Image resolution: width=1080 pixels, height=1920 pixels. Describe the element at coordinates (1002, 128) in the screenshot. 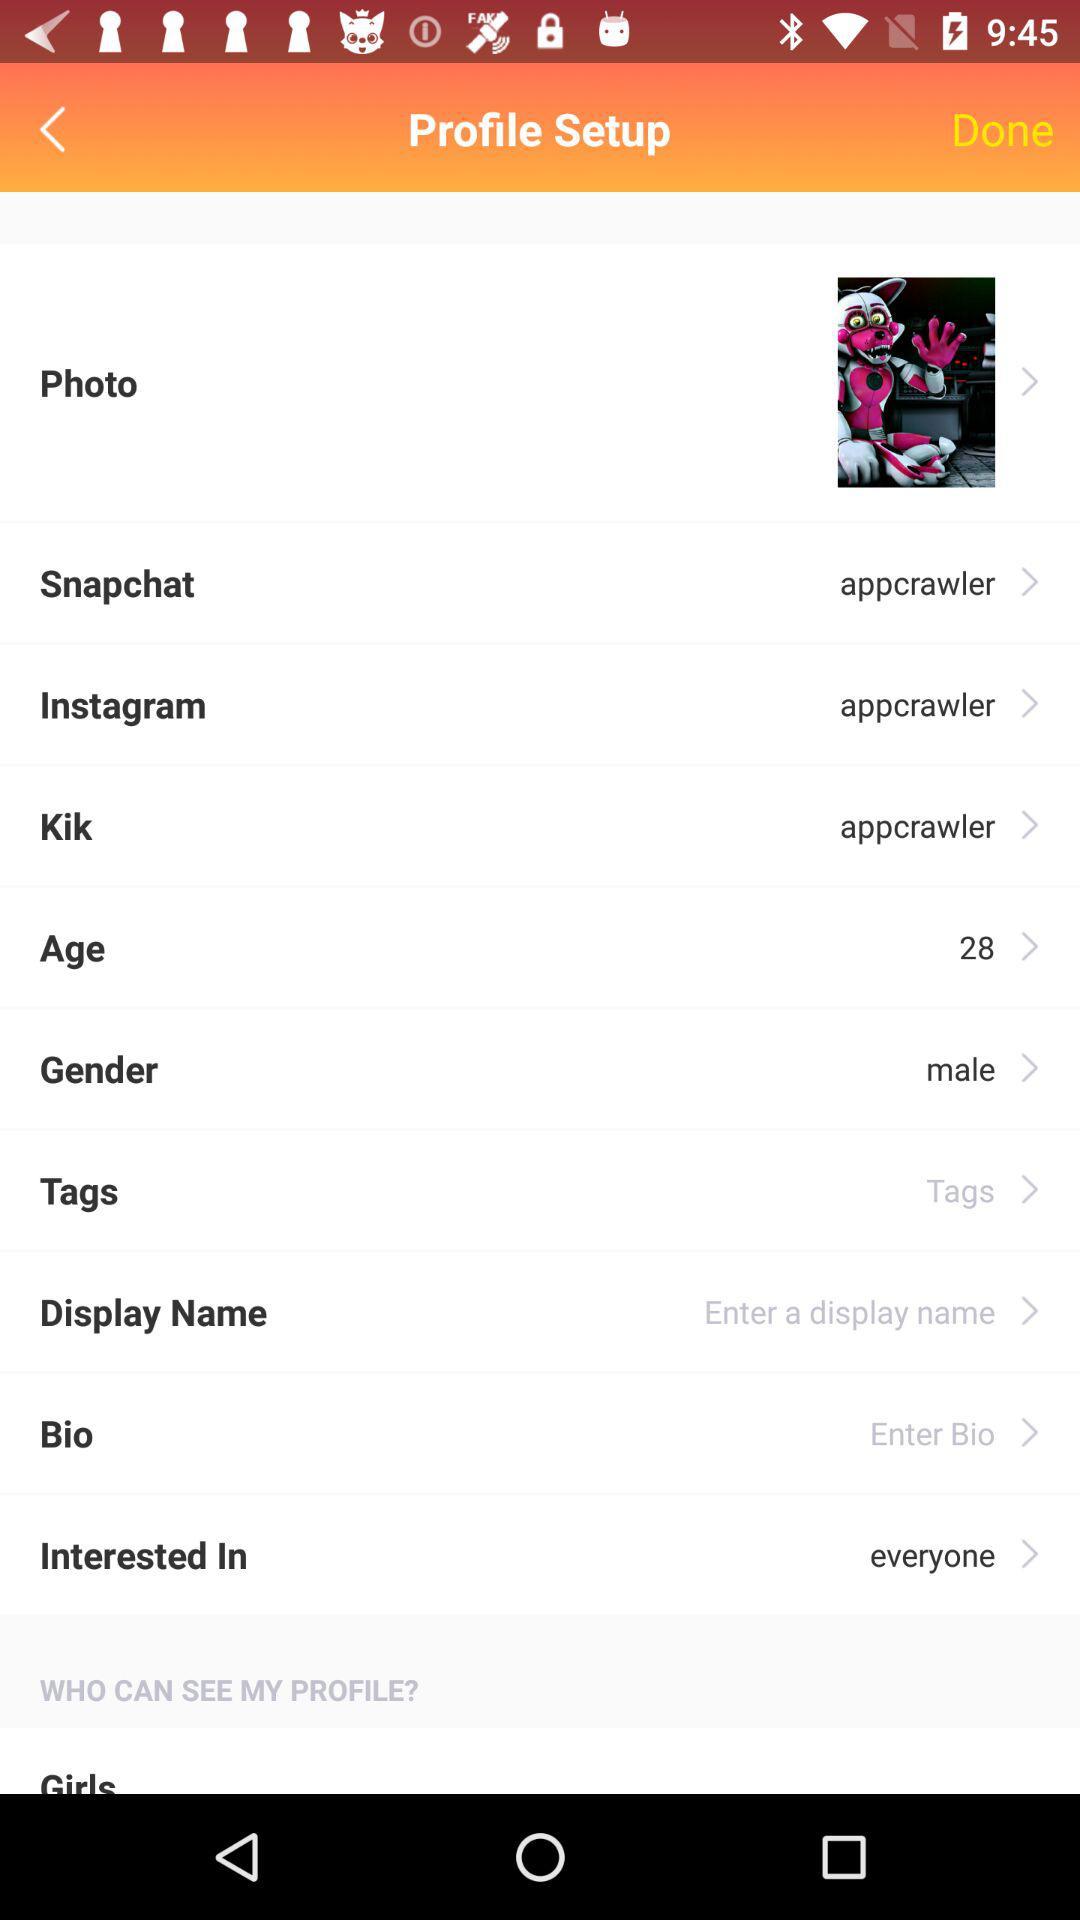

I see `the done` at that location.